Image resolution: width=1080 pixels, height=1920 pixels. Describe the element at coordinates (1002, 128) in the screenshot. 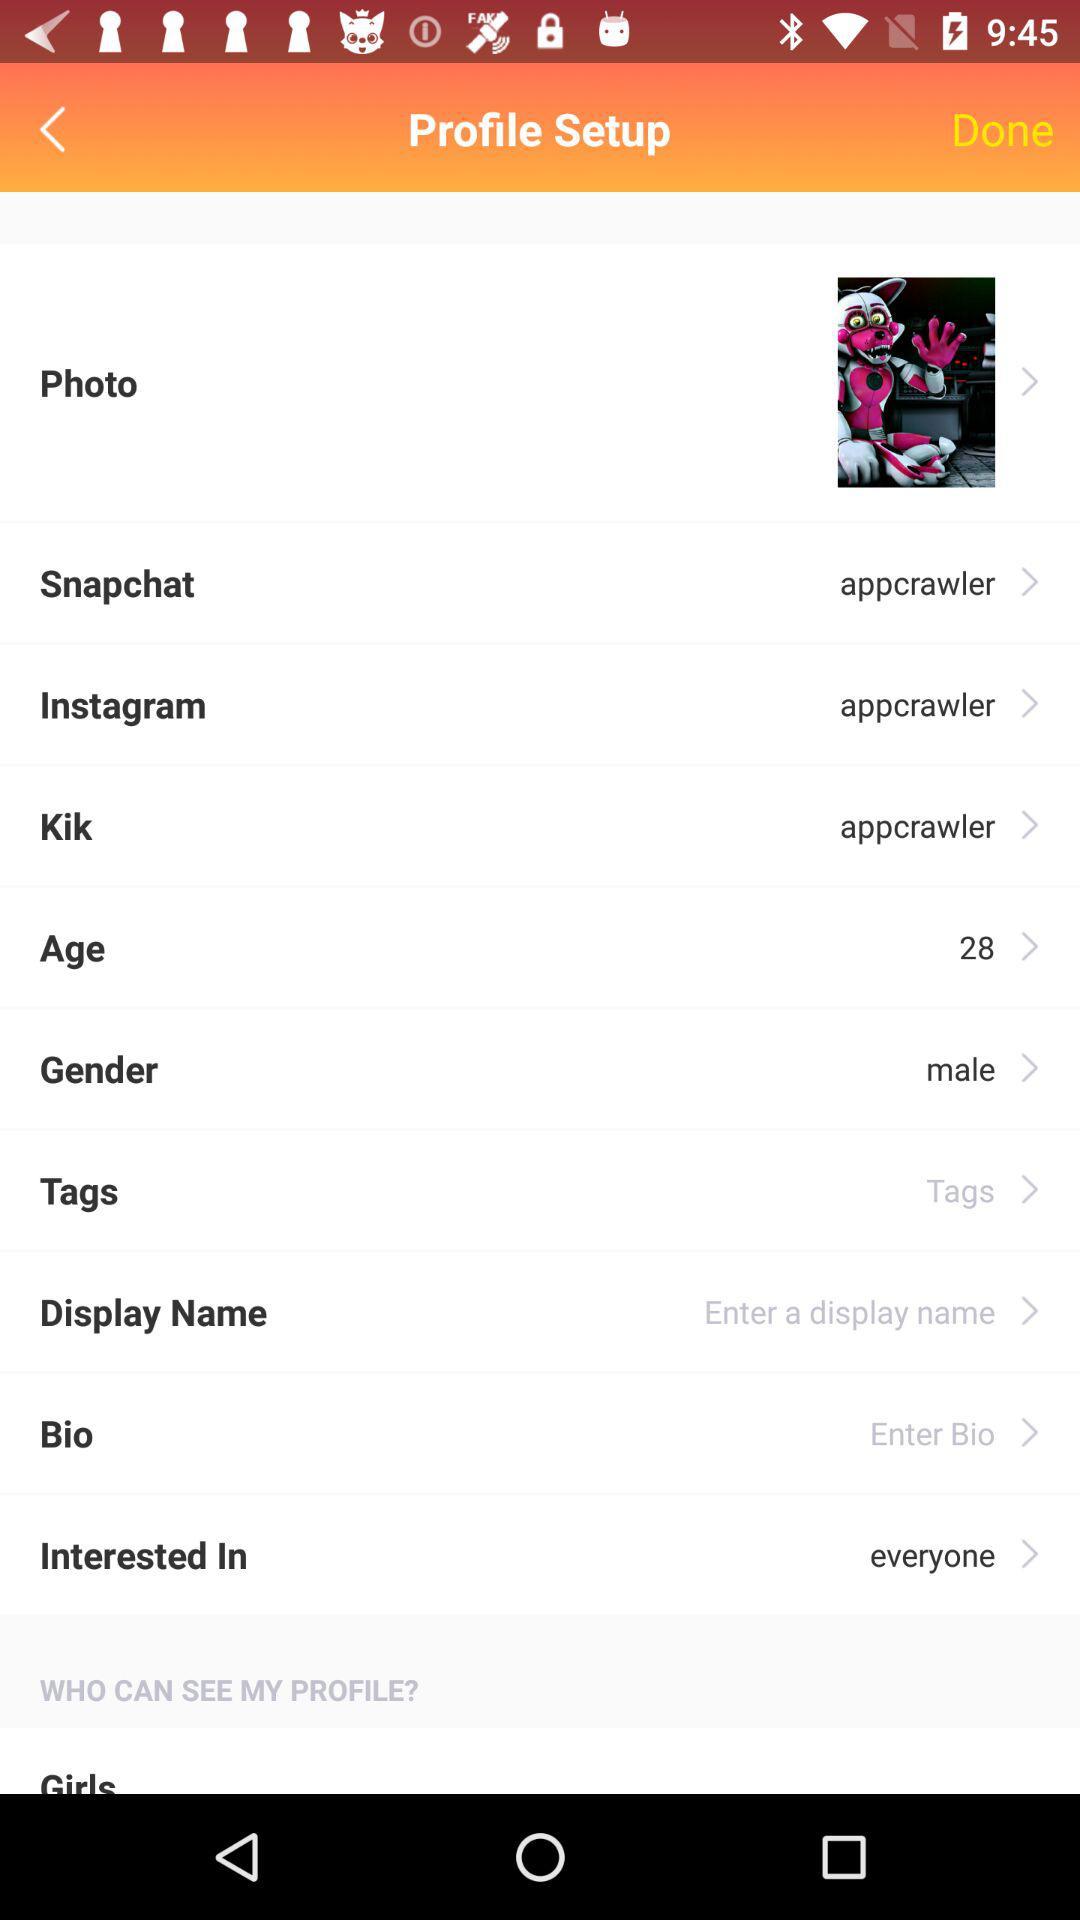

I see `the done` at that location.